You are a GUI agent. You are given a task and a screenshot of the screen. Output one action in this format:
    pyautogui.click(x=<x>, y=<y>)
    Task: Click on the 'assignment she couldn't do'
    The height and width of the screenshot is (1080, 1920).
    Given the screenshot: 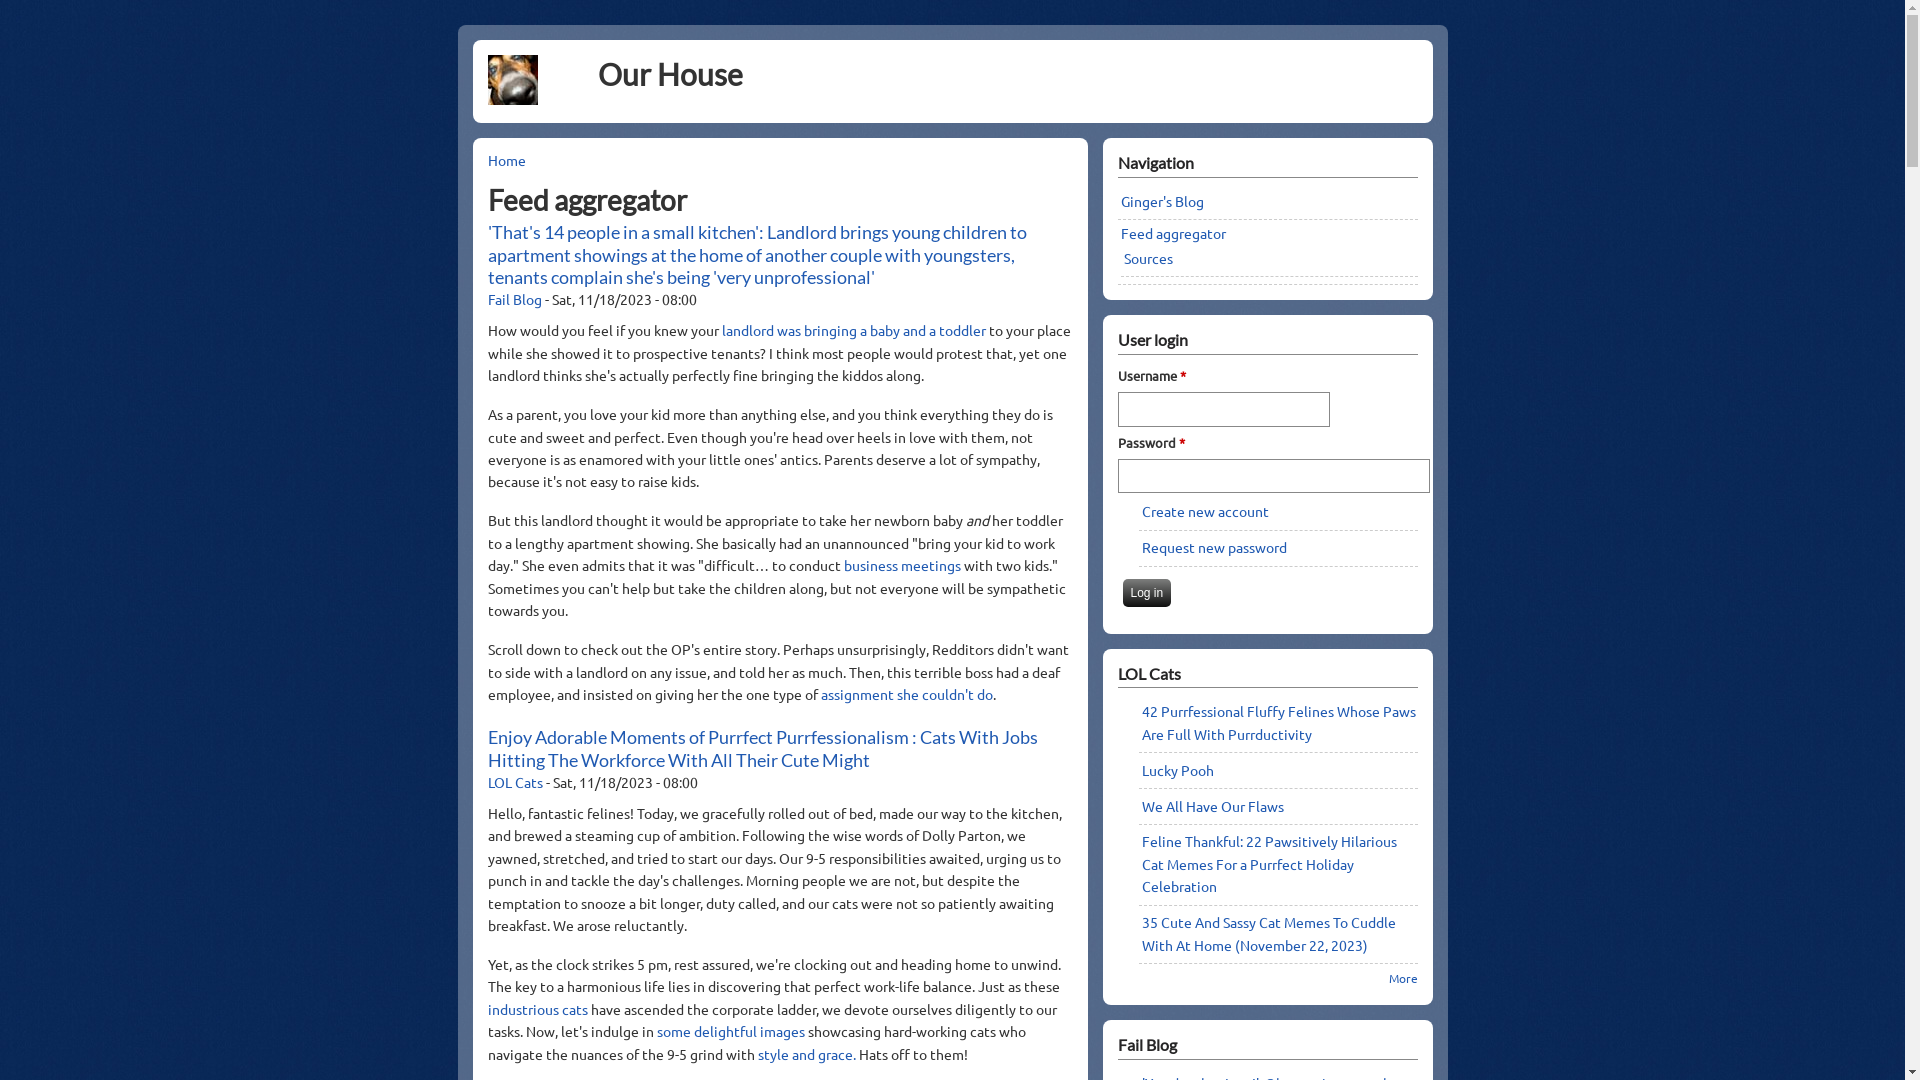 What is the action you would take?
    pyautogui.click(x=820, y=693)
    